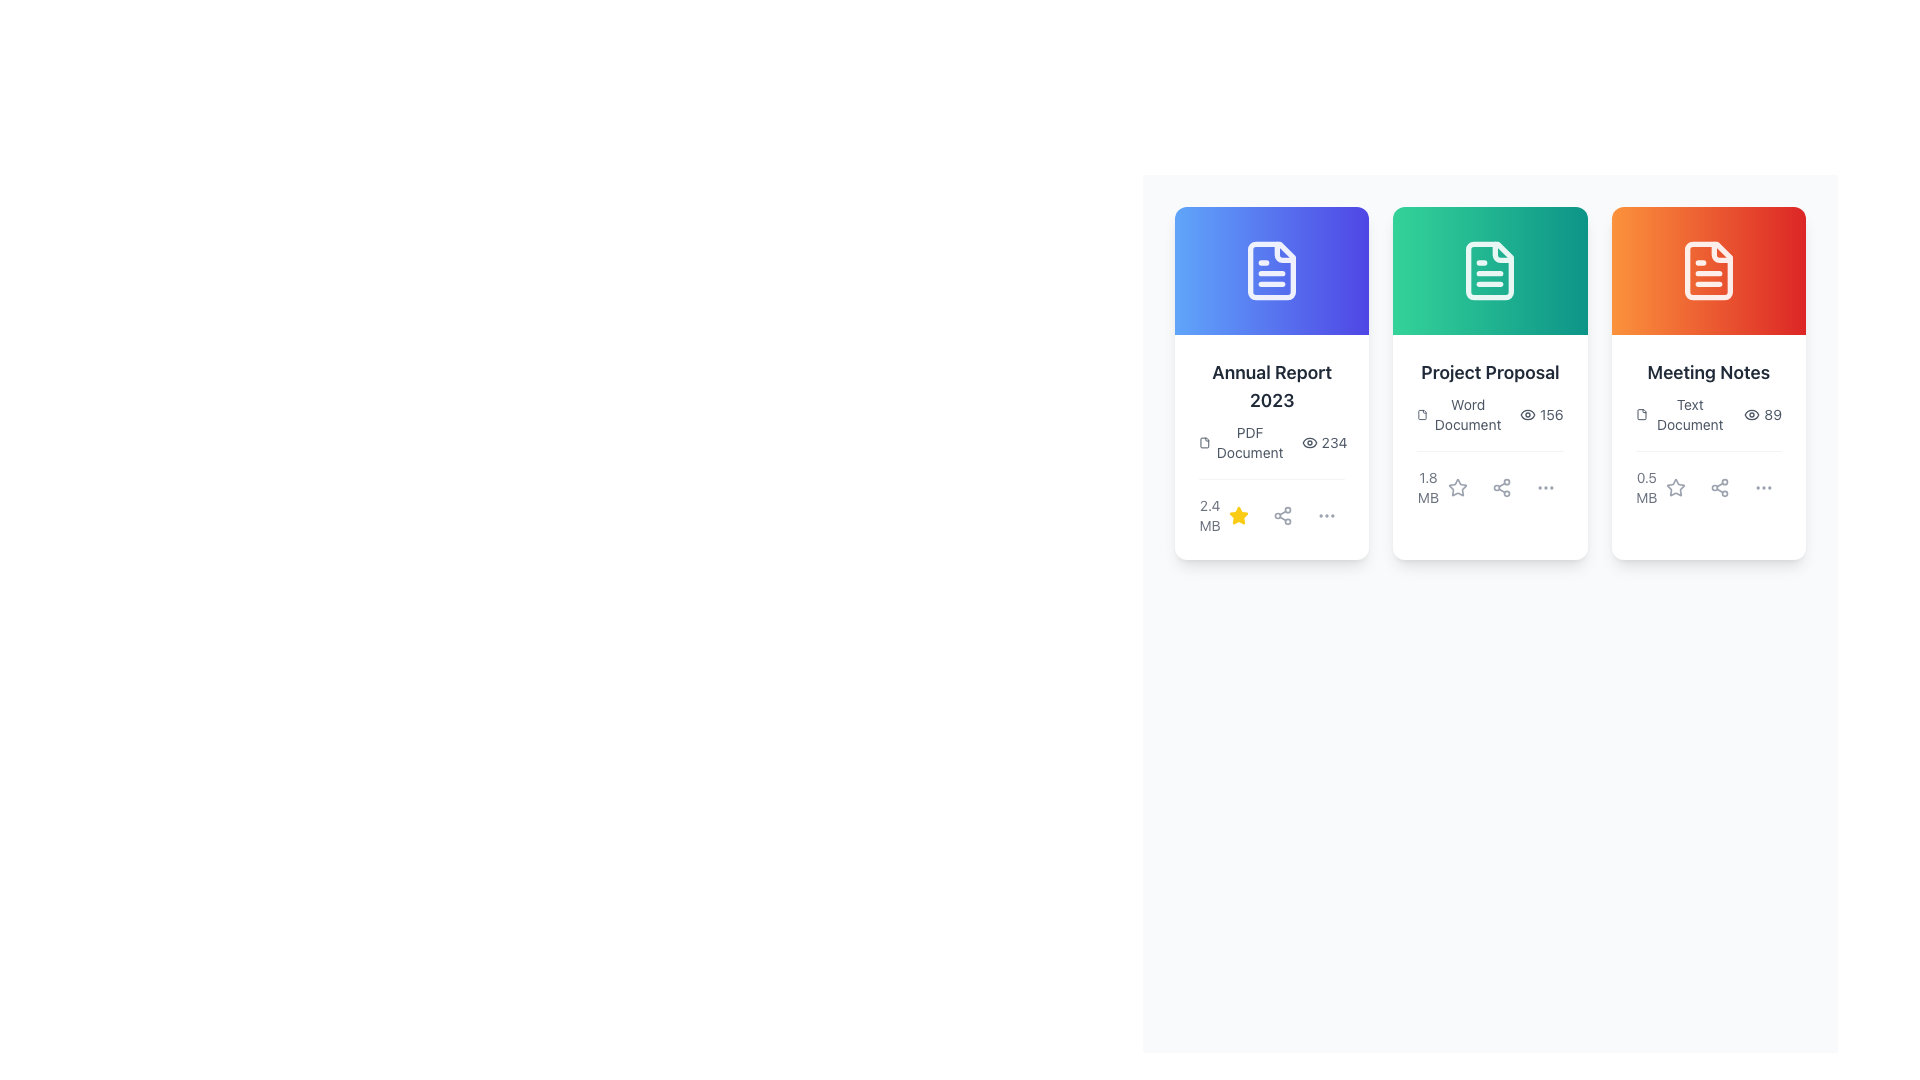 Image resolution: width=1920 pixels, height=1080 pixels. What do you see at coordinates (1457, 488) in the screenshot?
I see `the star-shaped icon below the file size '1.8 MB' in the footer of the 'Project Proposal' card to mark or unmark it as favorite` at bounding box center [1457, 488].